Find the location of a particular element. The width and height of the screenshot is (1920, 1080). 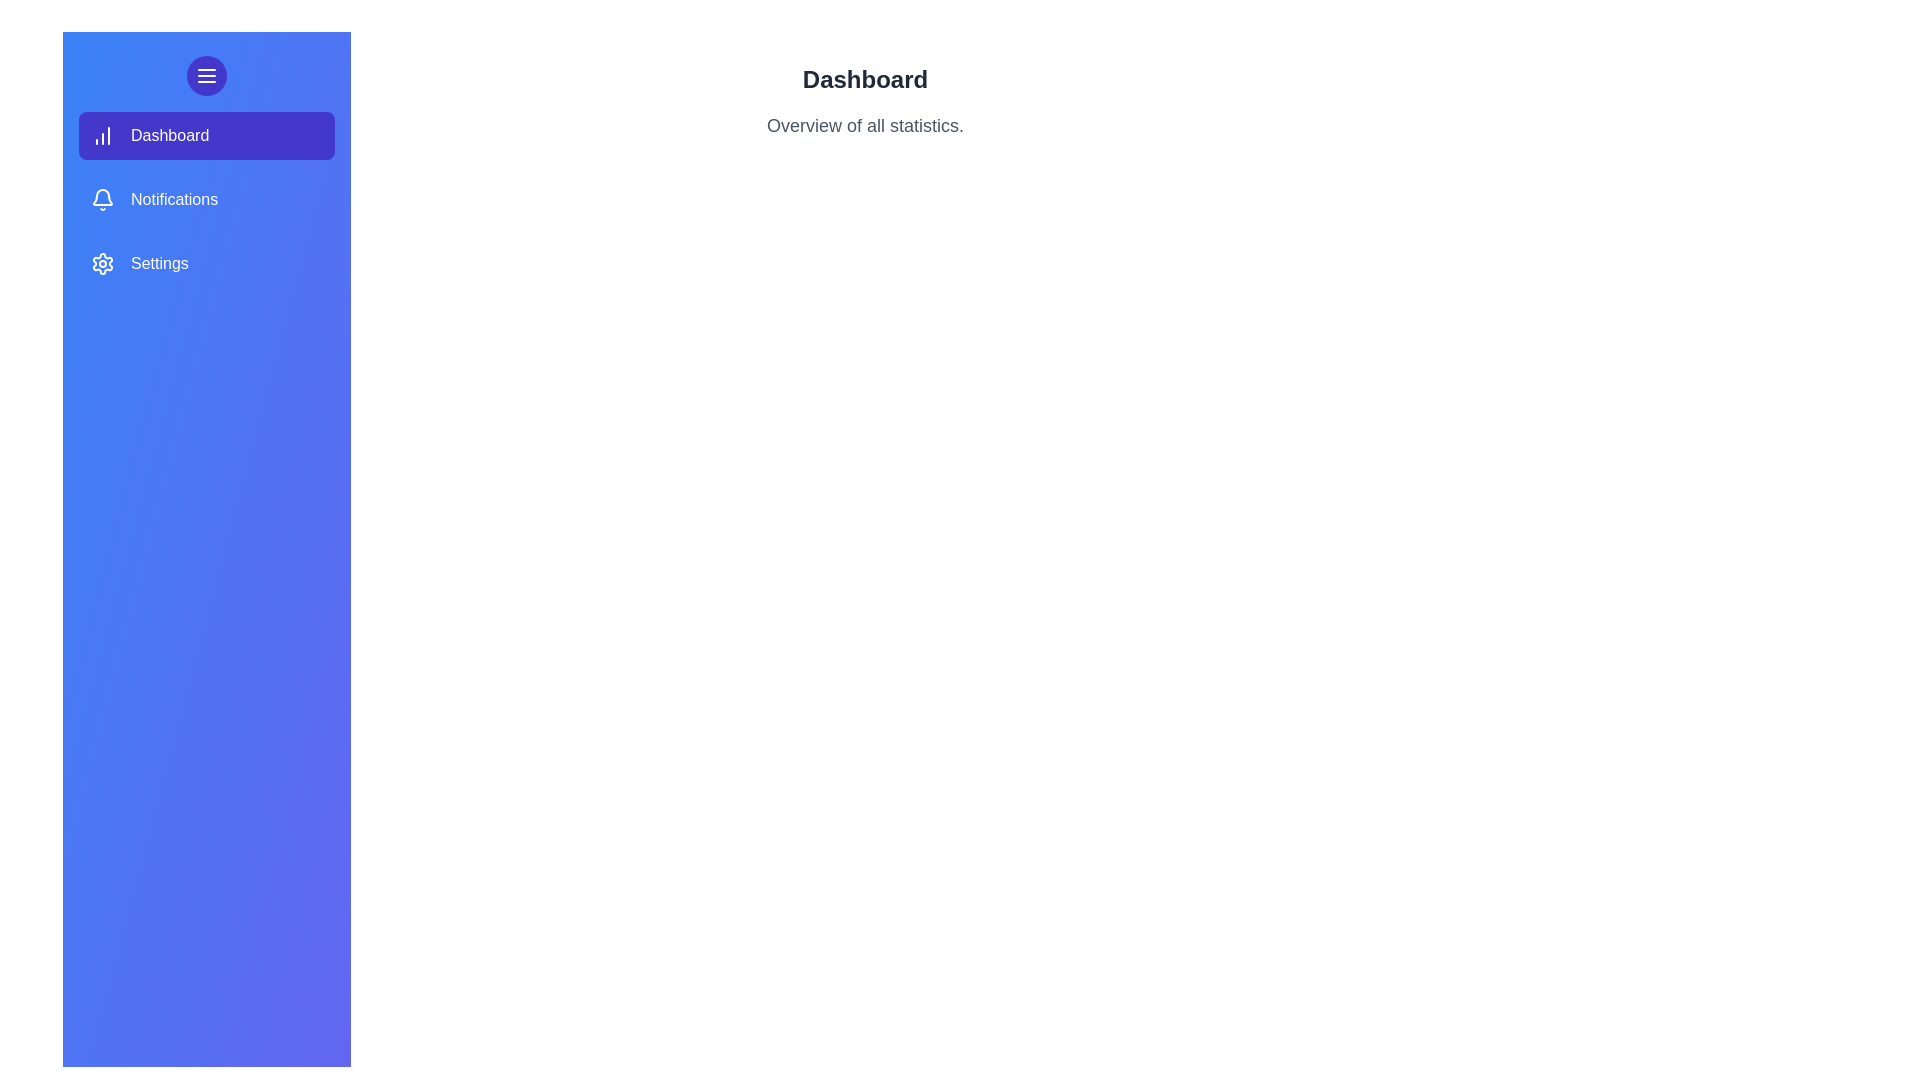

the Notifications icon in the side menu is located at coordinates (101, 200).